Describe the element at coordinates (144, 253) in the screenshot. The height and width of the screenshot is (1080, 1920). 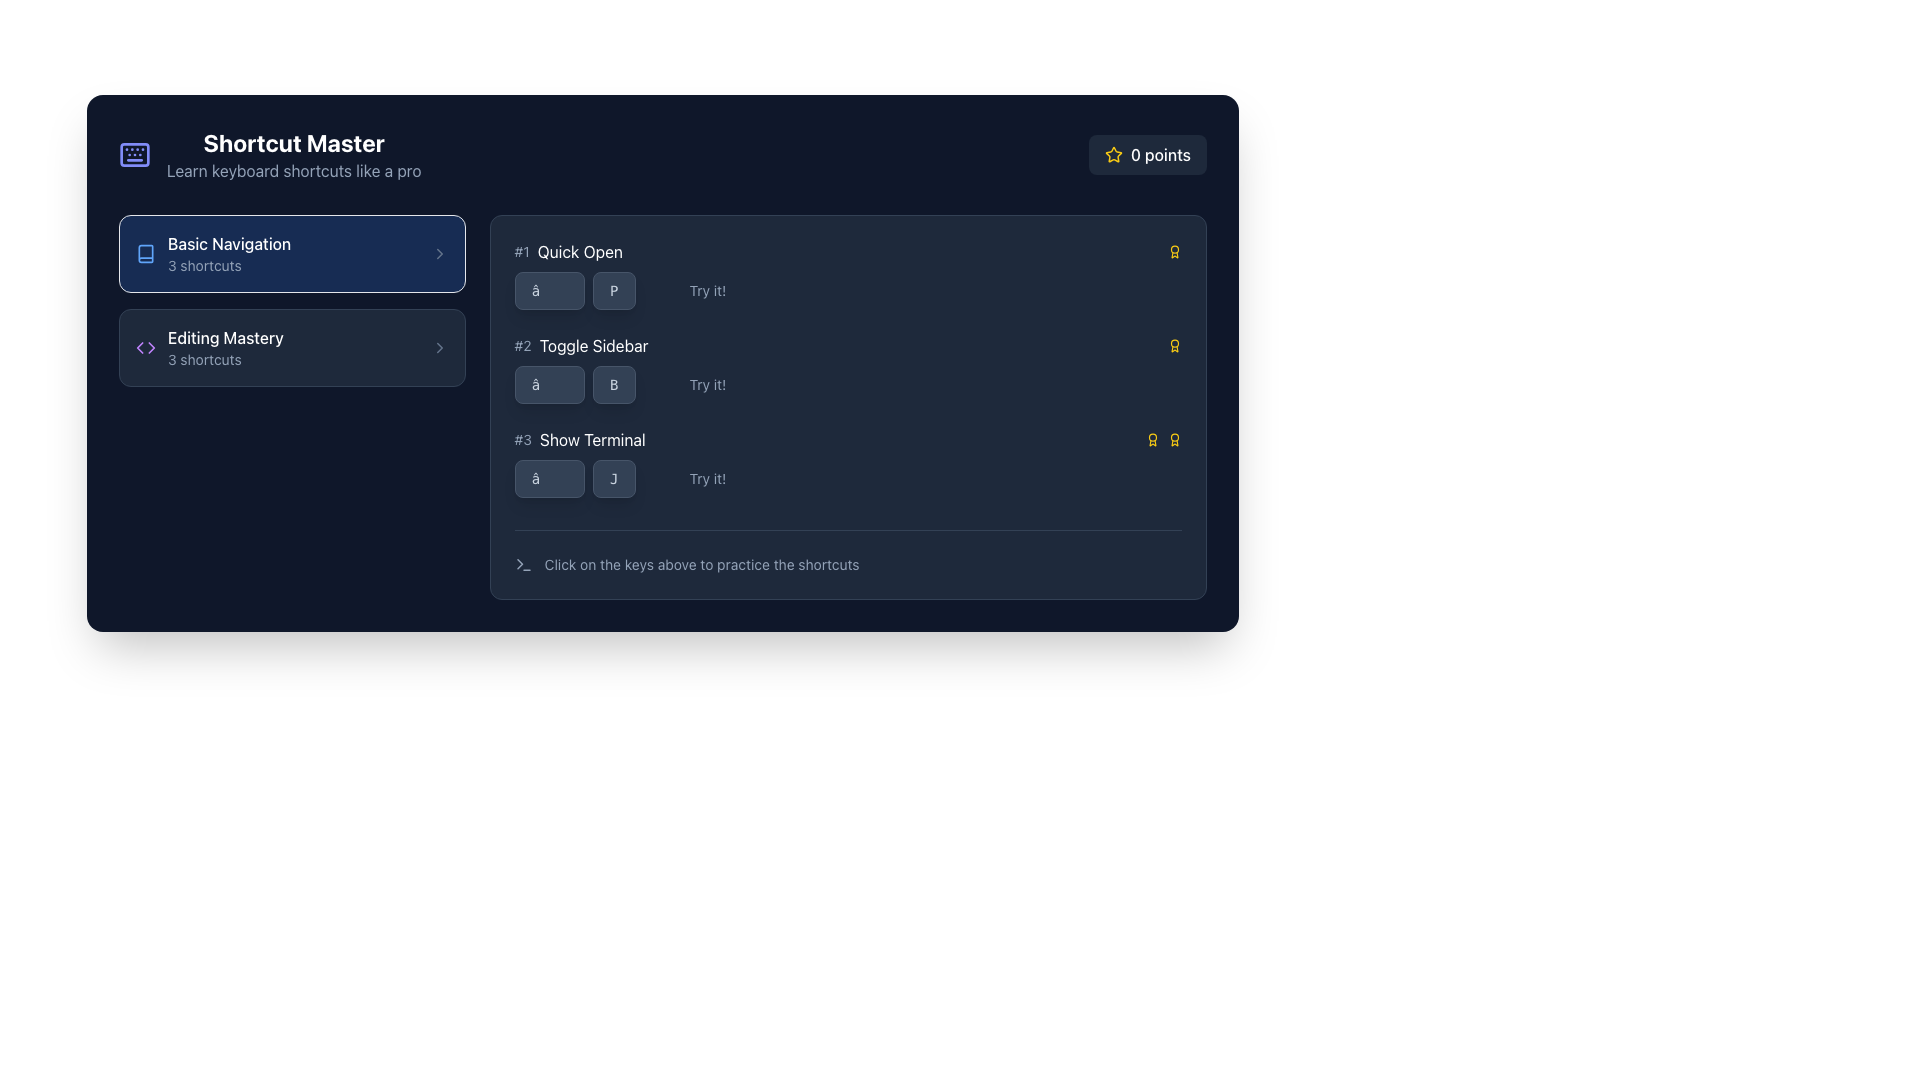
I see `the 'Basic Navigation' icon located to the left of the text 'Basic Navigation' and '3 shortcuts'` at that location.